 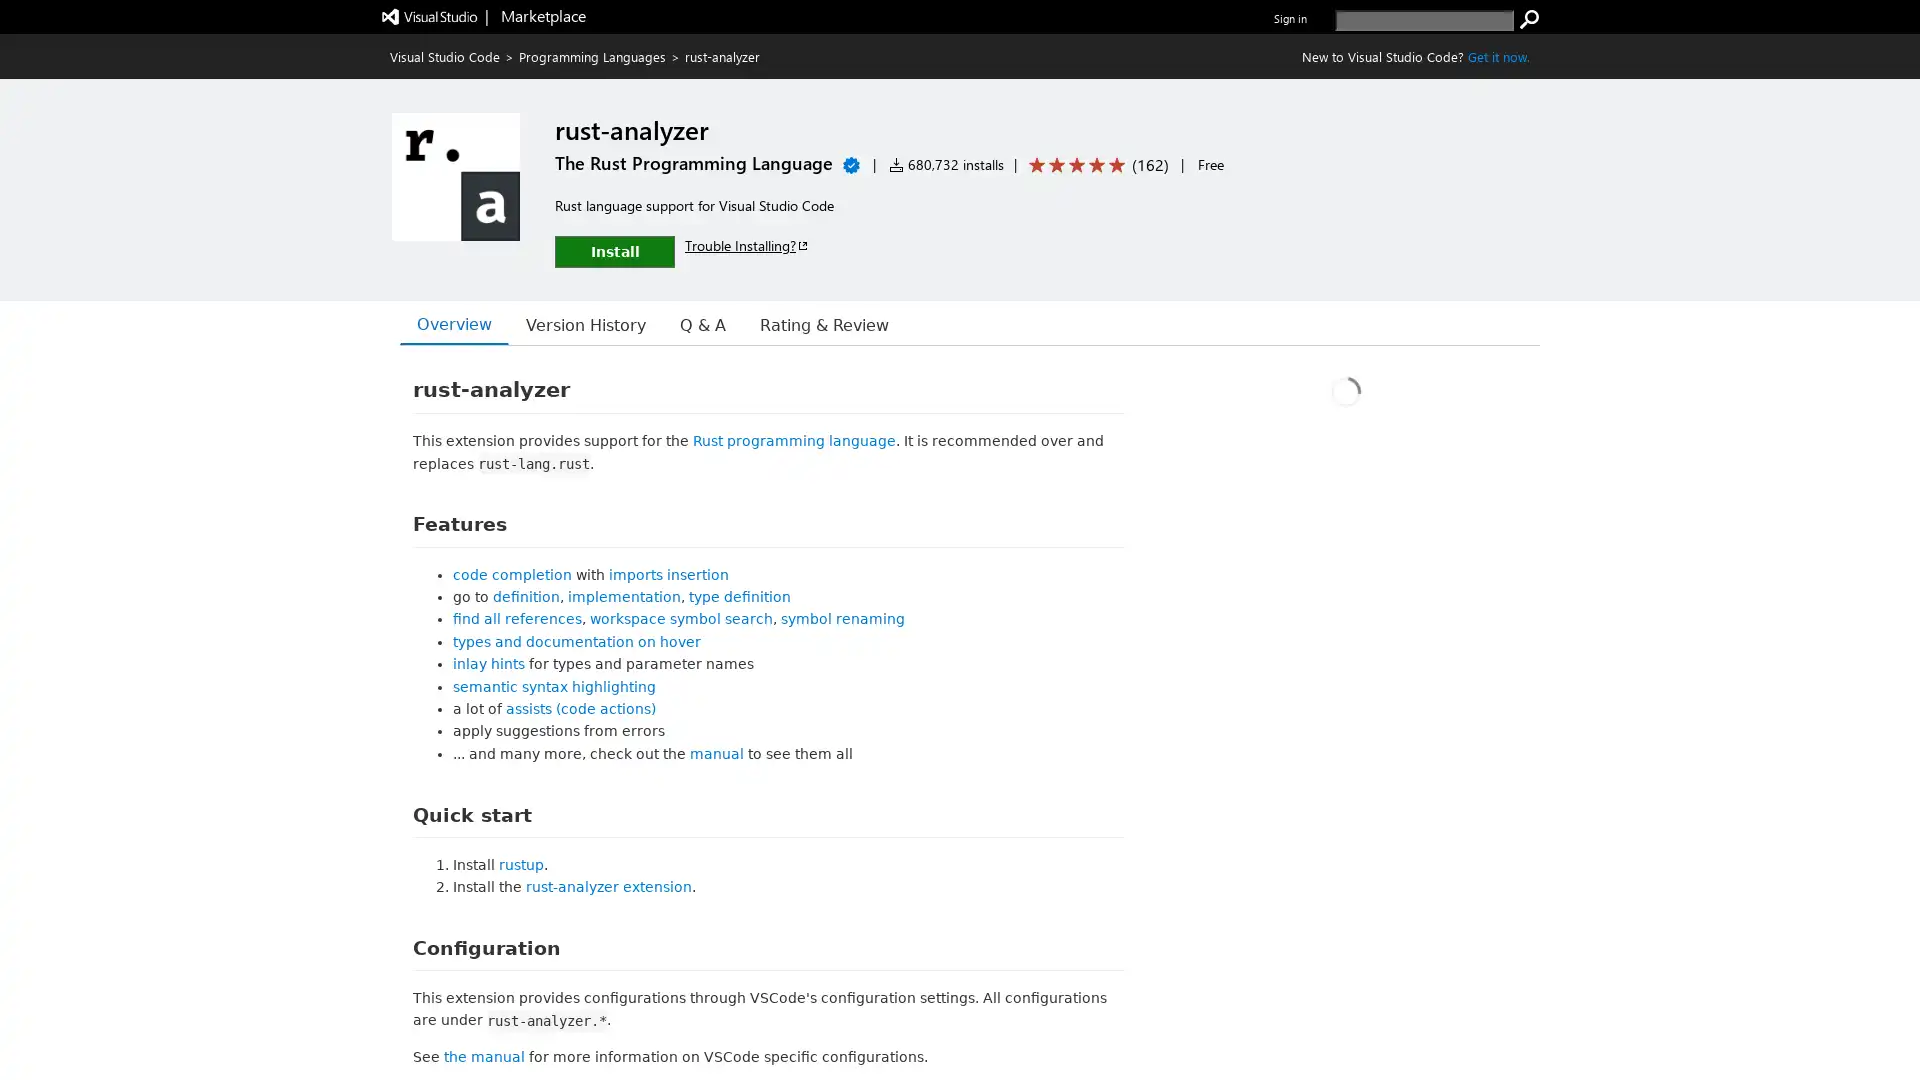 I want to click on Install, so click(x=613, y=250).